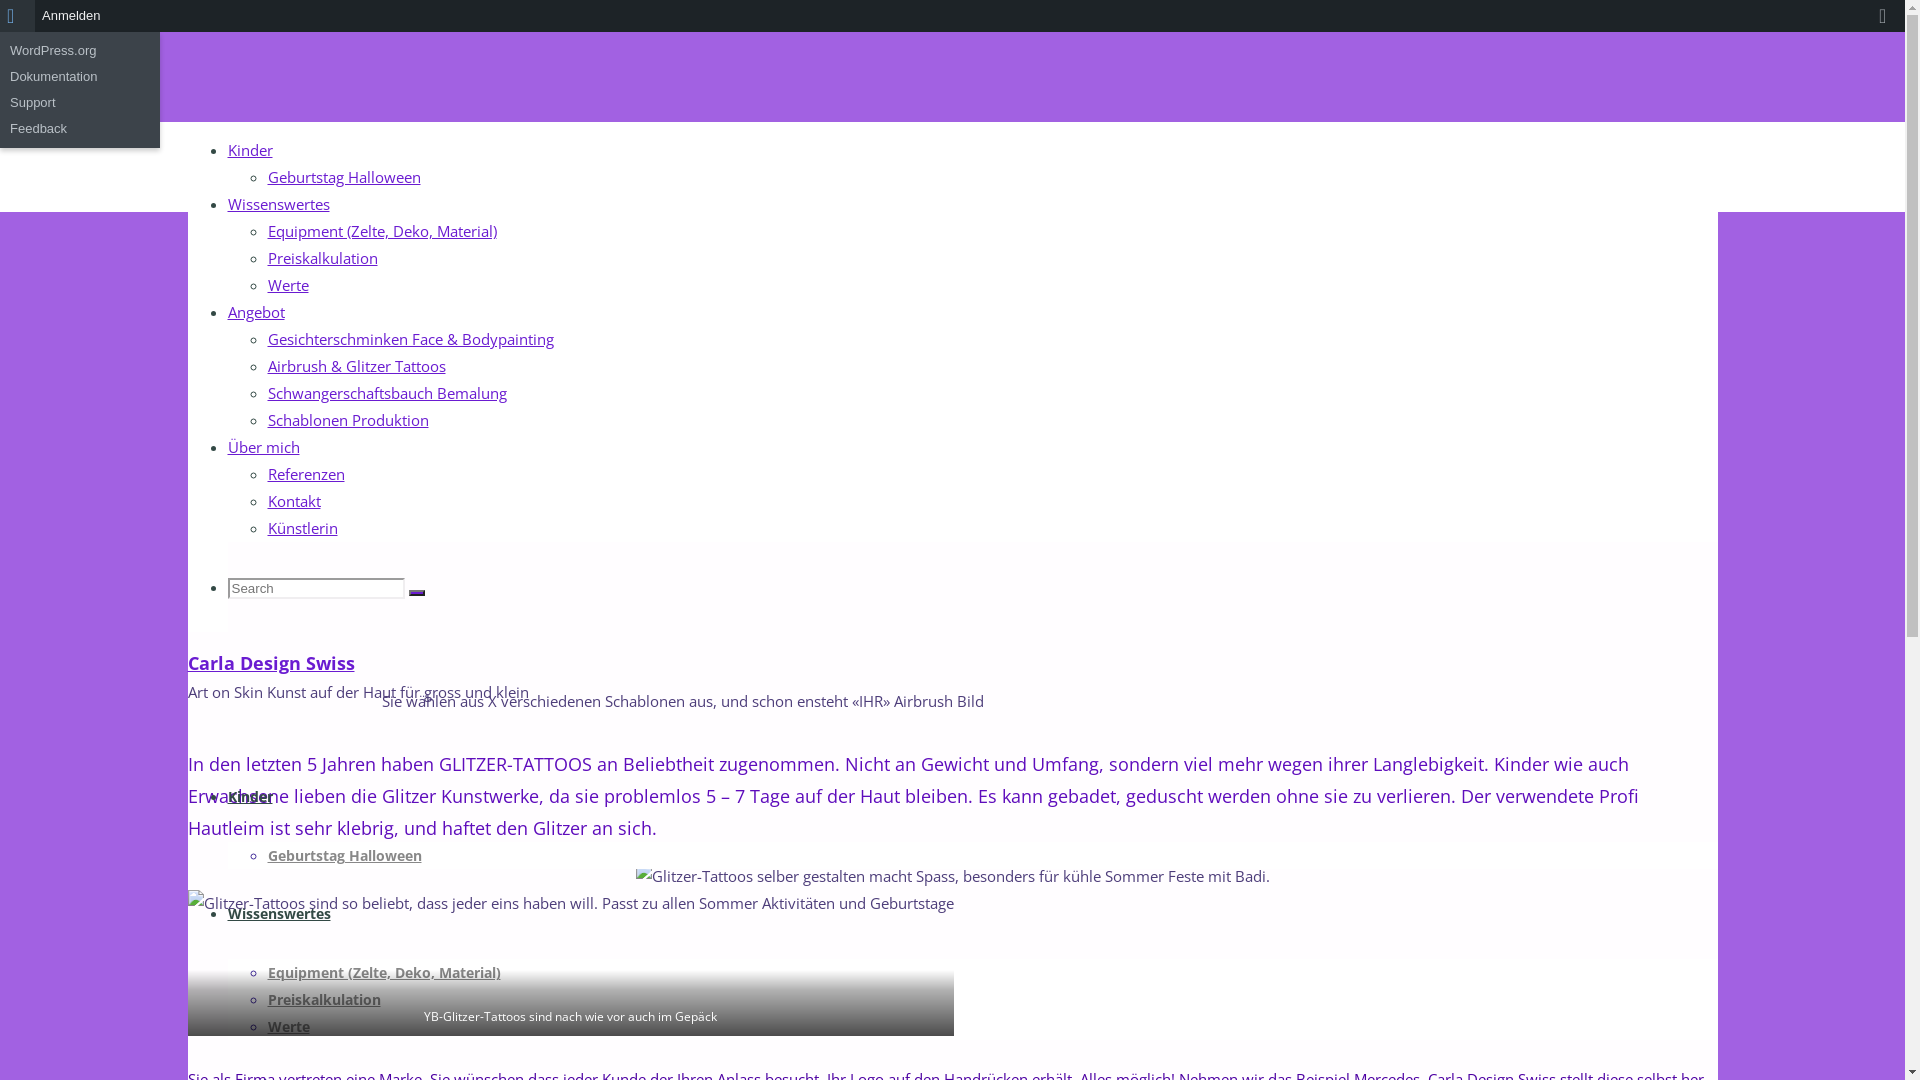  What do you see at coordinates (410, 338) in the screenshot?
I see `'Gesichterschminken Face & Bodypainting'` at bounding box center [410, 338].